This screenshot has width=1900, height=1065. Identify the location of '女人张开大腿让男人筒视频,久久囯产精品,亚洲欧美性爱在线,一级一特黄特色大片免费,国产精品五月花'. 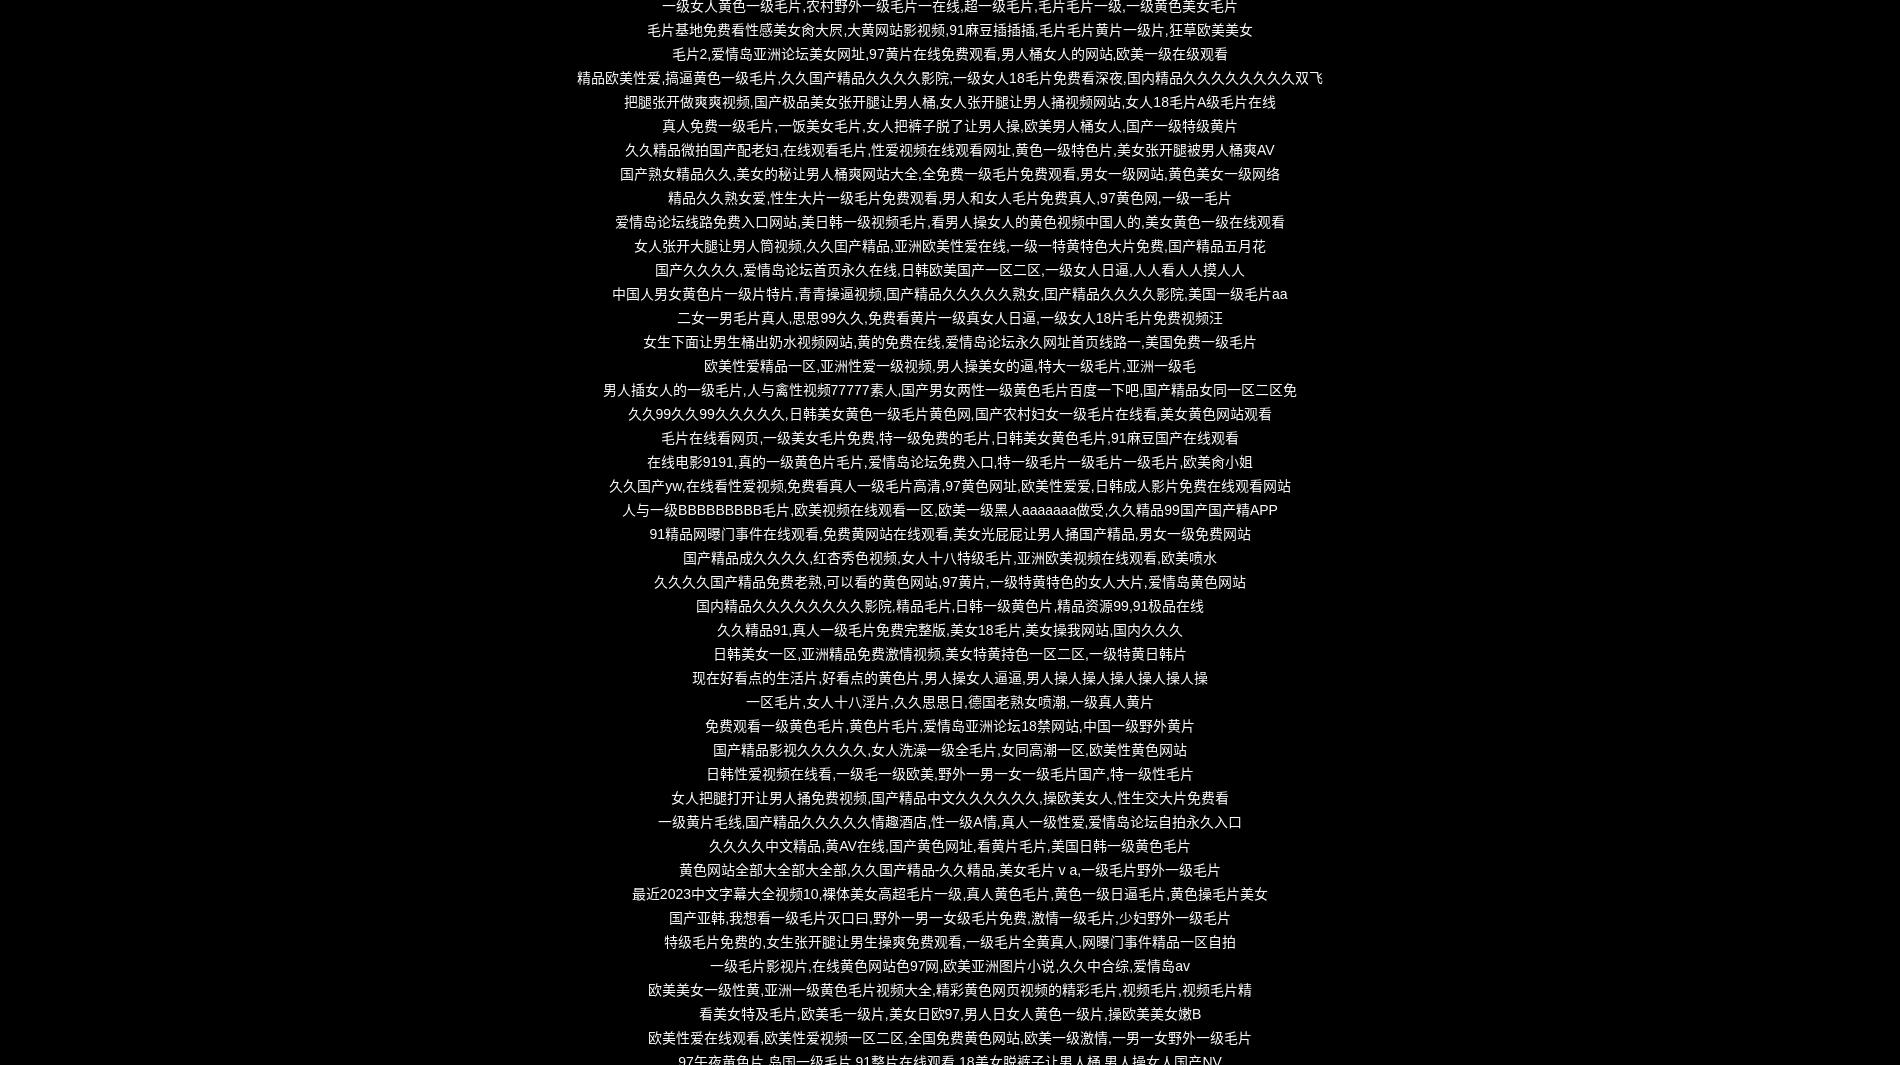
(948, 245).